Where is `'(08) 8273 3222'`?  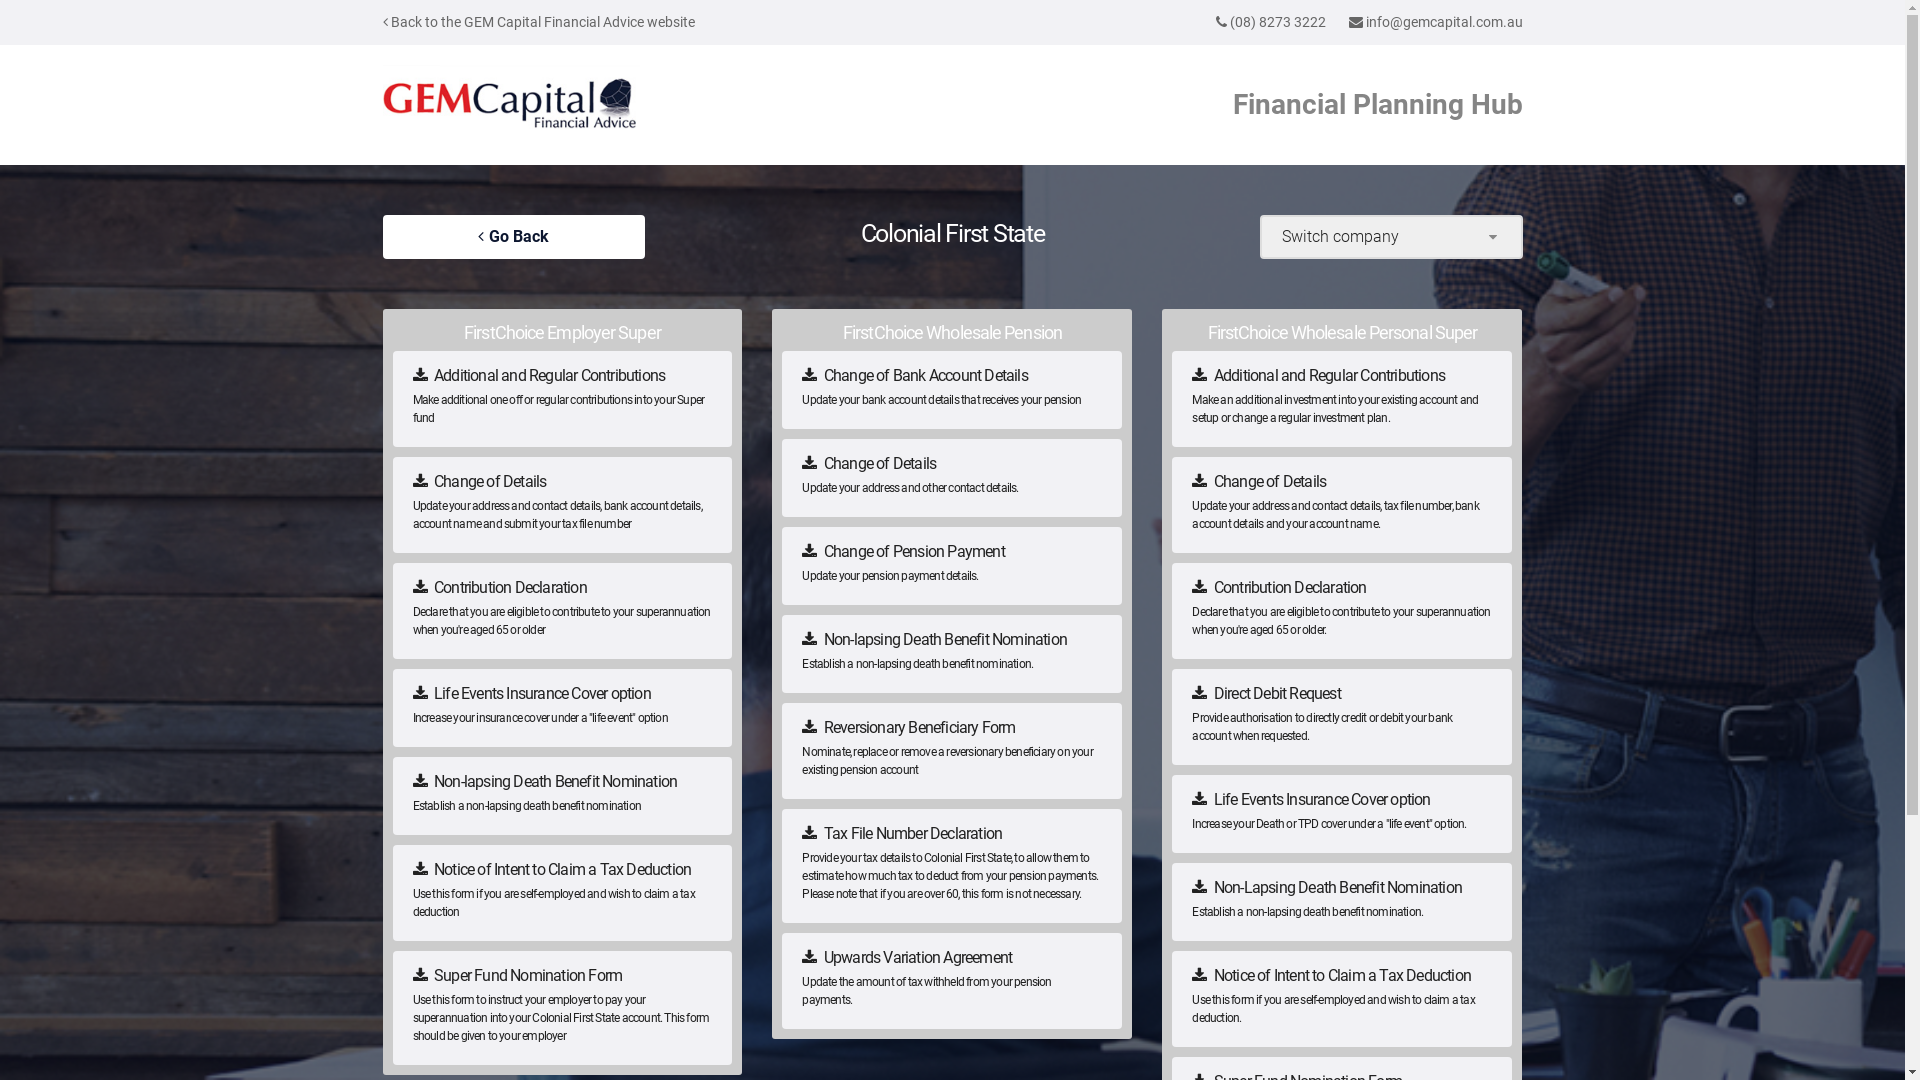 '(08) 8273 3222' is located at coordinates (1276, 22).